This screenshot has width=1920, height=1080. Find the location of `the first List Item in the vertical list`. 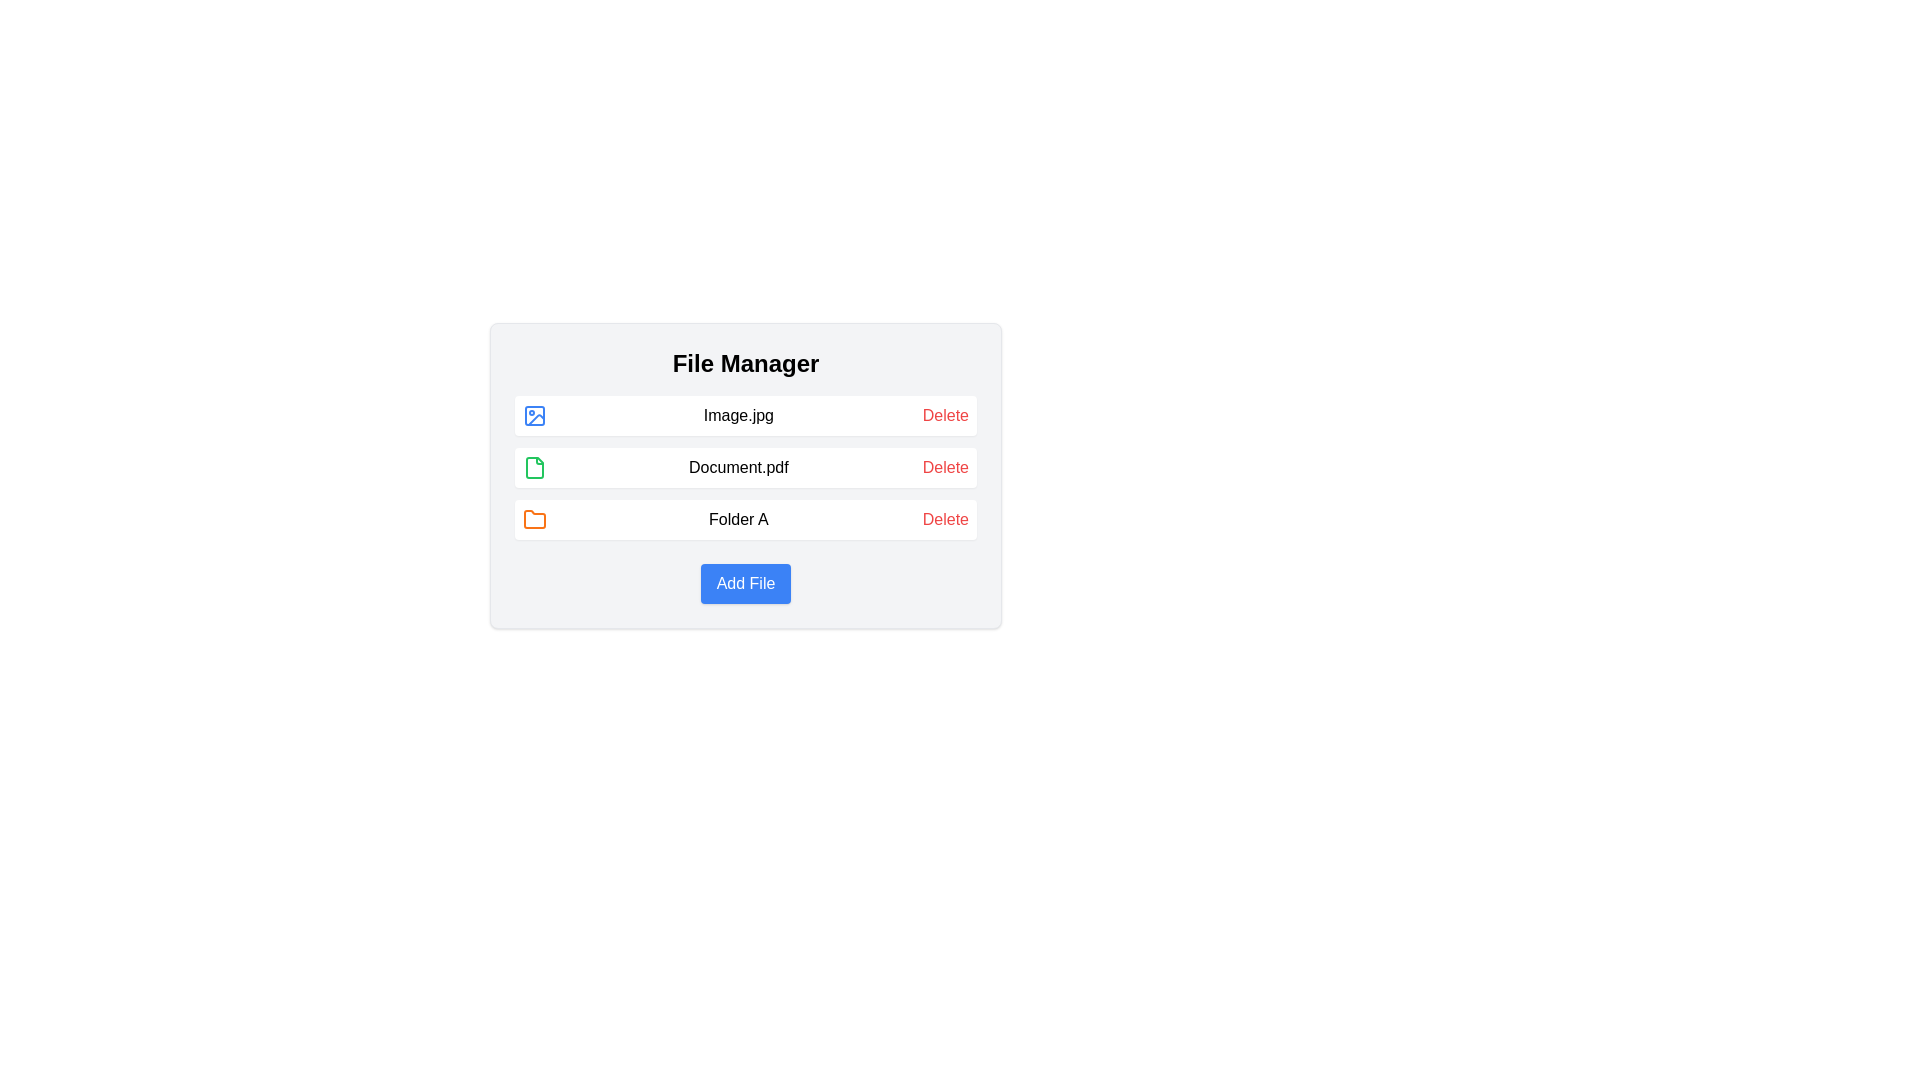

the first List Item in the vertical list is located at coordinates (744, 415).